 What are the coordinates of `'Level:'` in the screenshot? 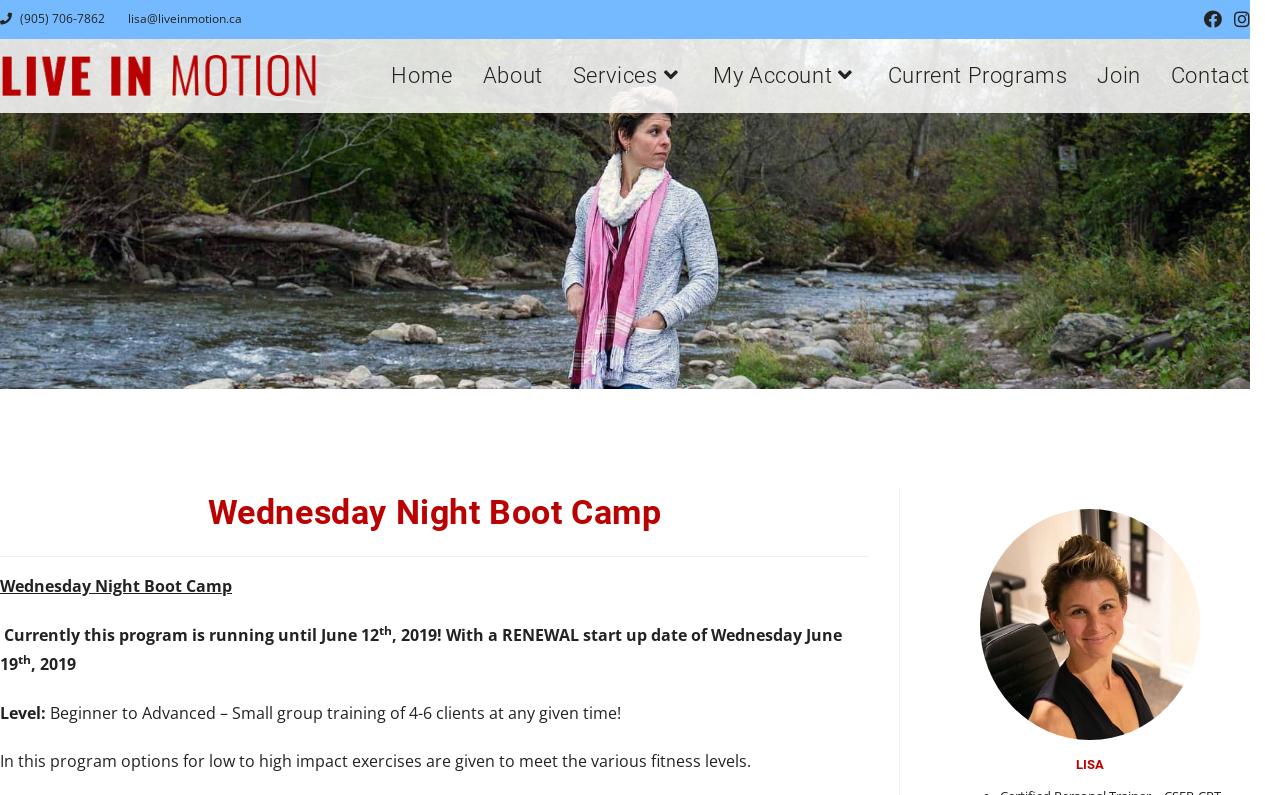 It's located at (22, 712).